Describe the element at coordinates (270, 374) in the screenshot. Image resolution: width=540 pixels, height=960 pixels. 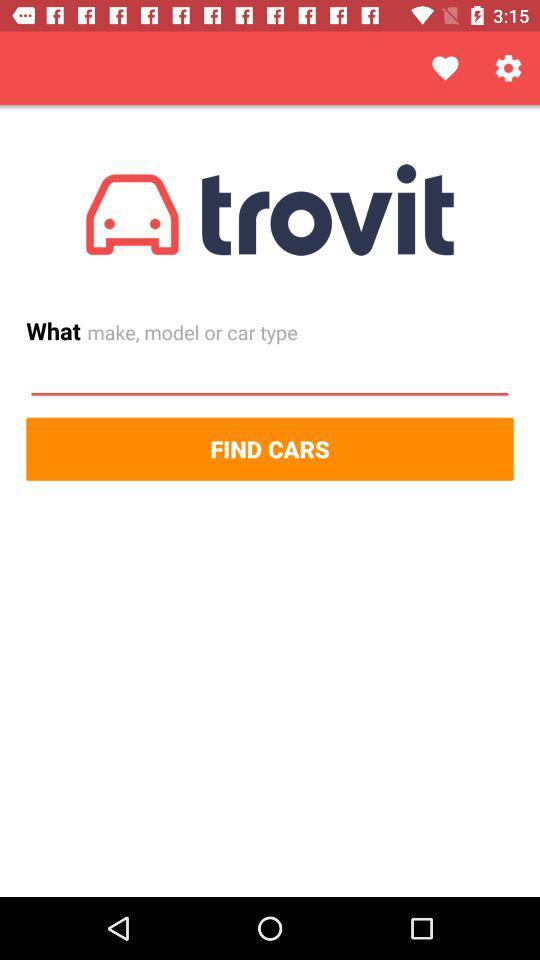
I see `the icon below the what item` at that location.